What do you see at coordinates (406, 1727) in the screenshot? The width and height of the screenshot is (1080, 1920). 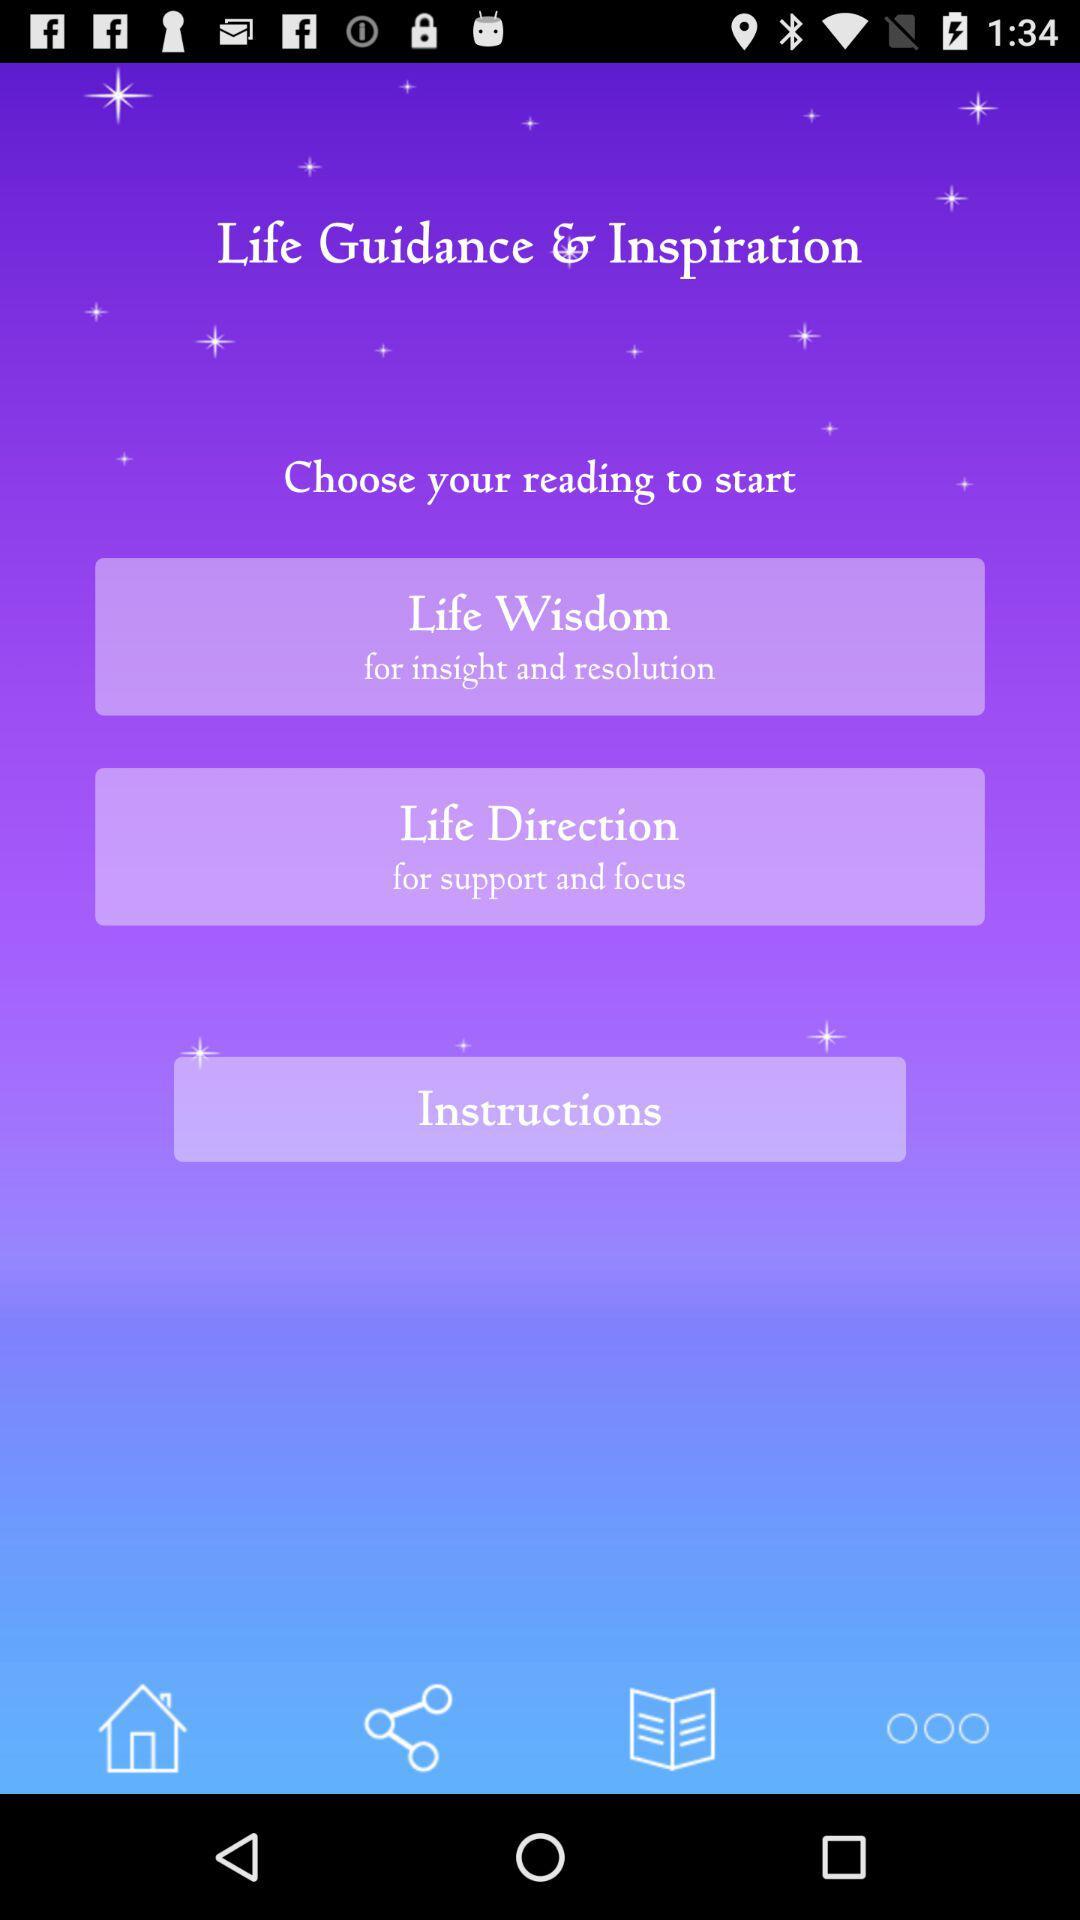 I see `info option` at bounding box center [406, 1727].